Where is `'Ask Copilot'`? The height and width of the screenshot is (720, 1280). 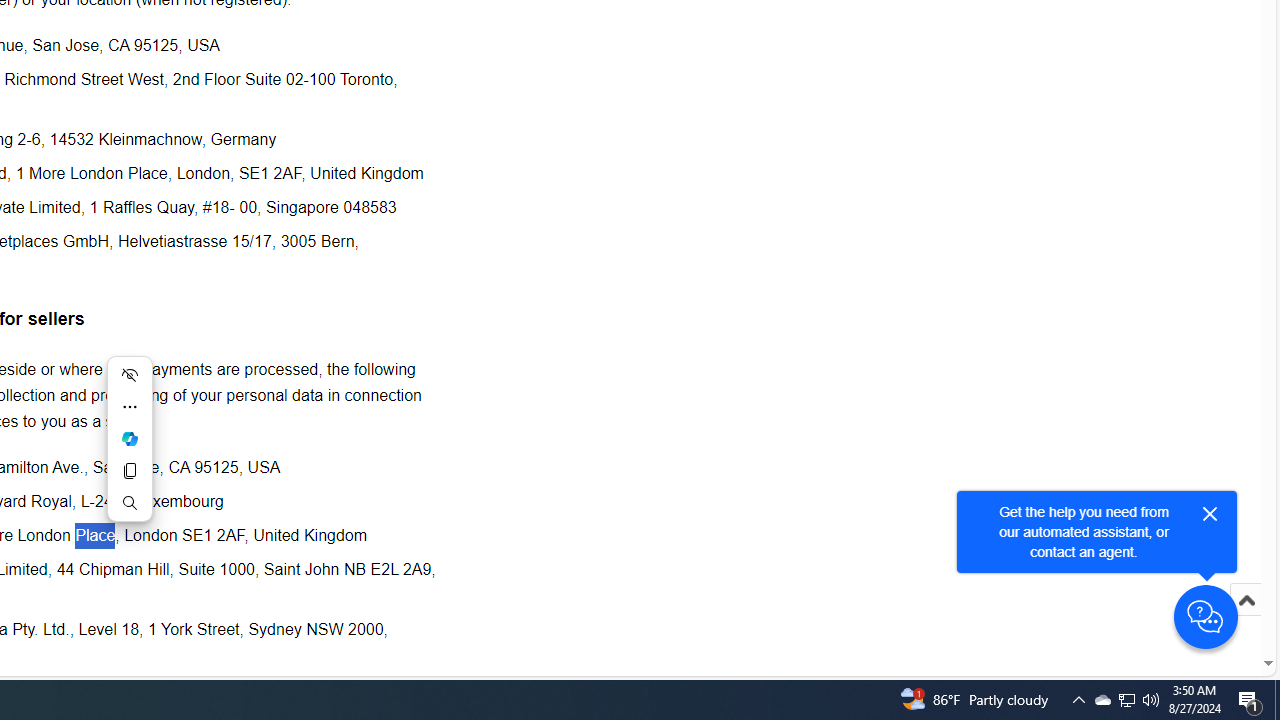 'Ask Copilot' is located at coordinates (128, 438).